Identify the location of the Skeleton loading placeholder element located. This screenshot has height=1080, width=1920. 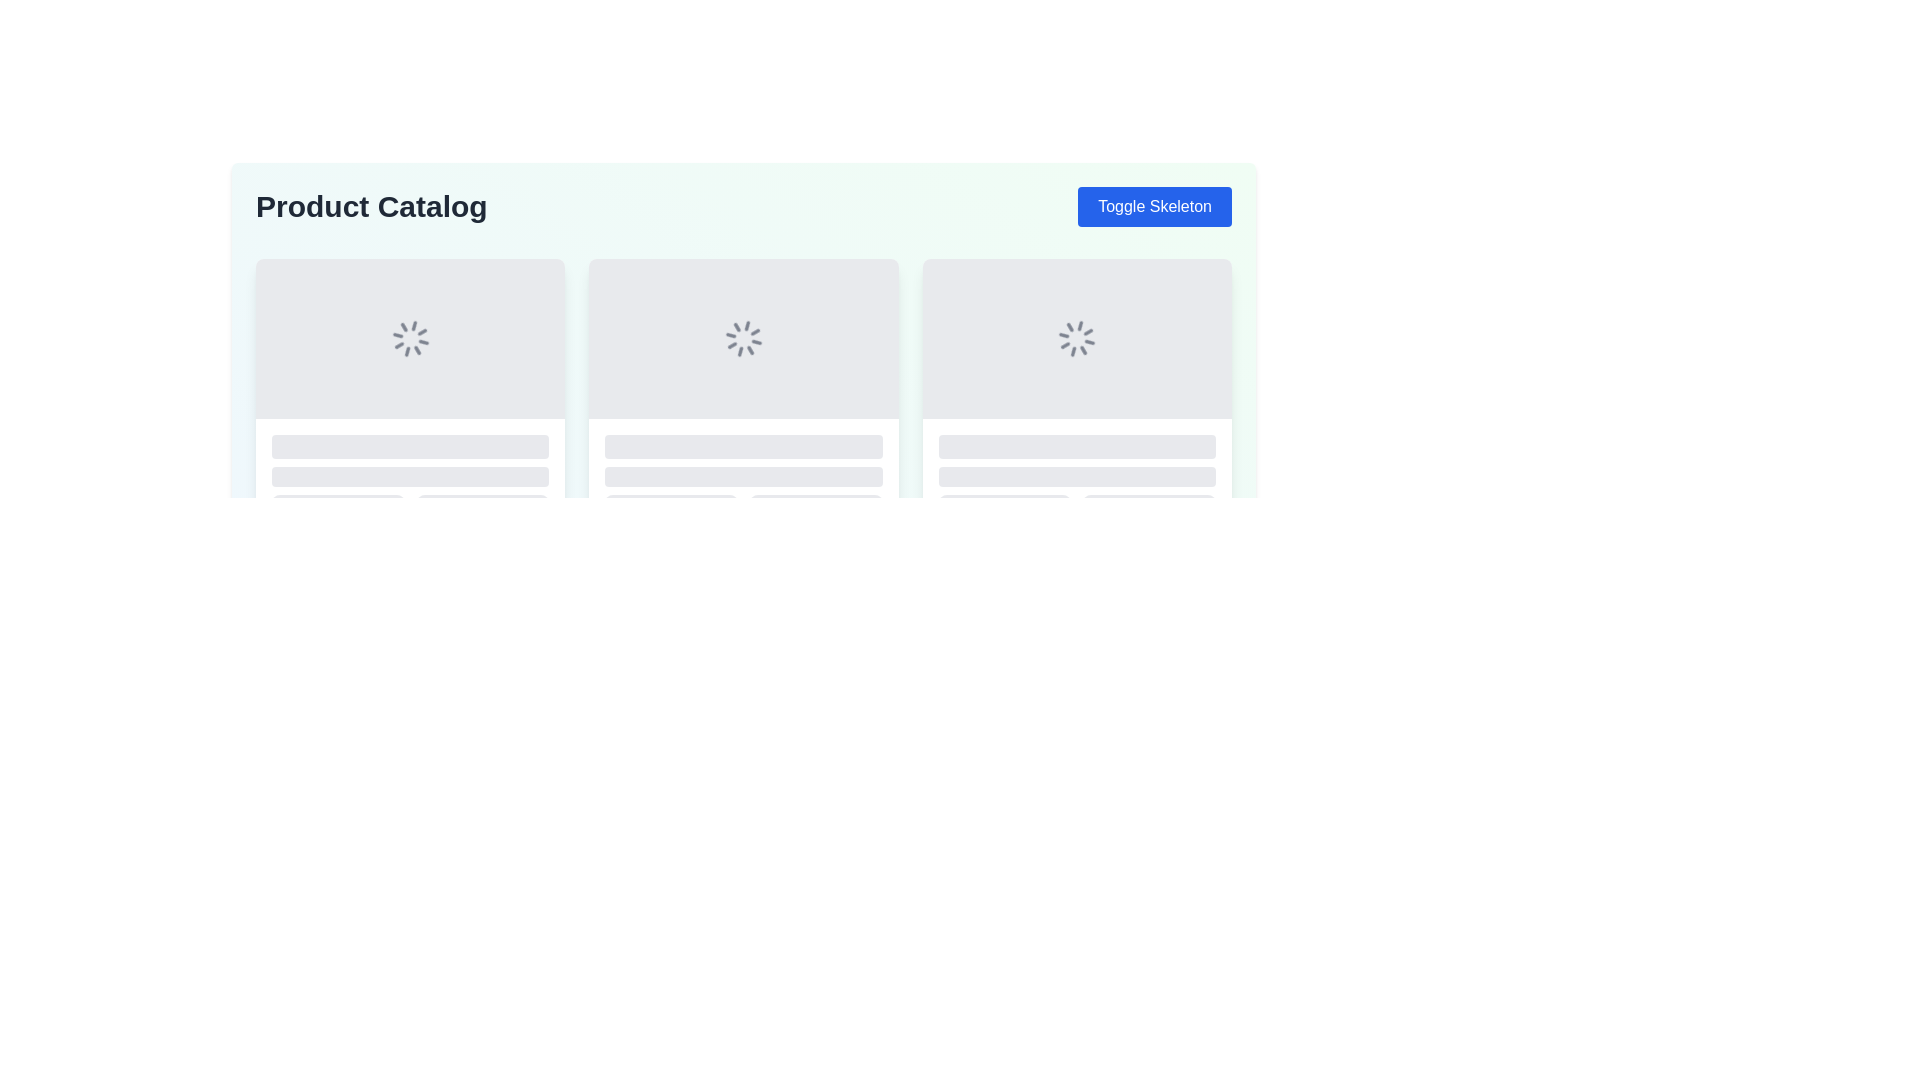
(1004, 501).